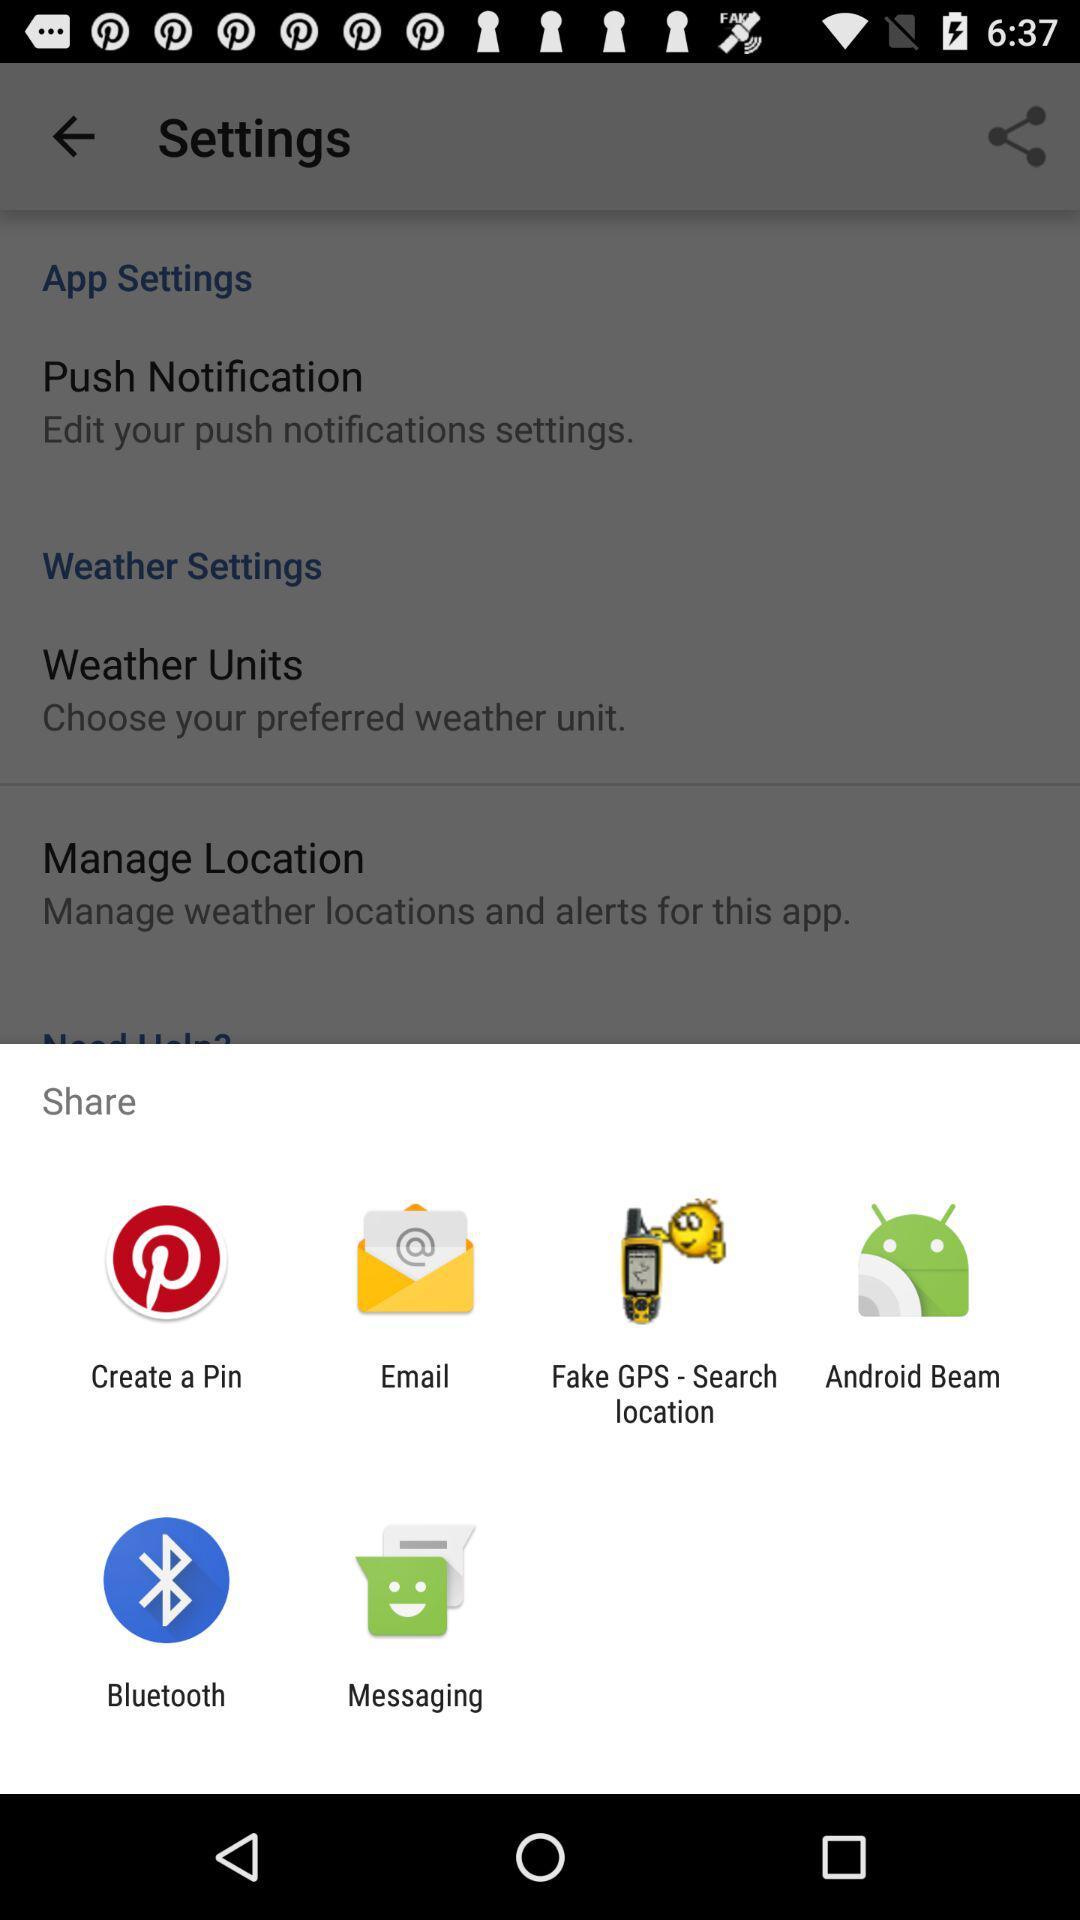 This screenshot has width=1080, height=1920. What do you see at coordinates (664, 1392) in the screenshot?
I see `the app to the left of android beam app` at bounding box center [664, 1392].